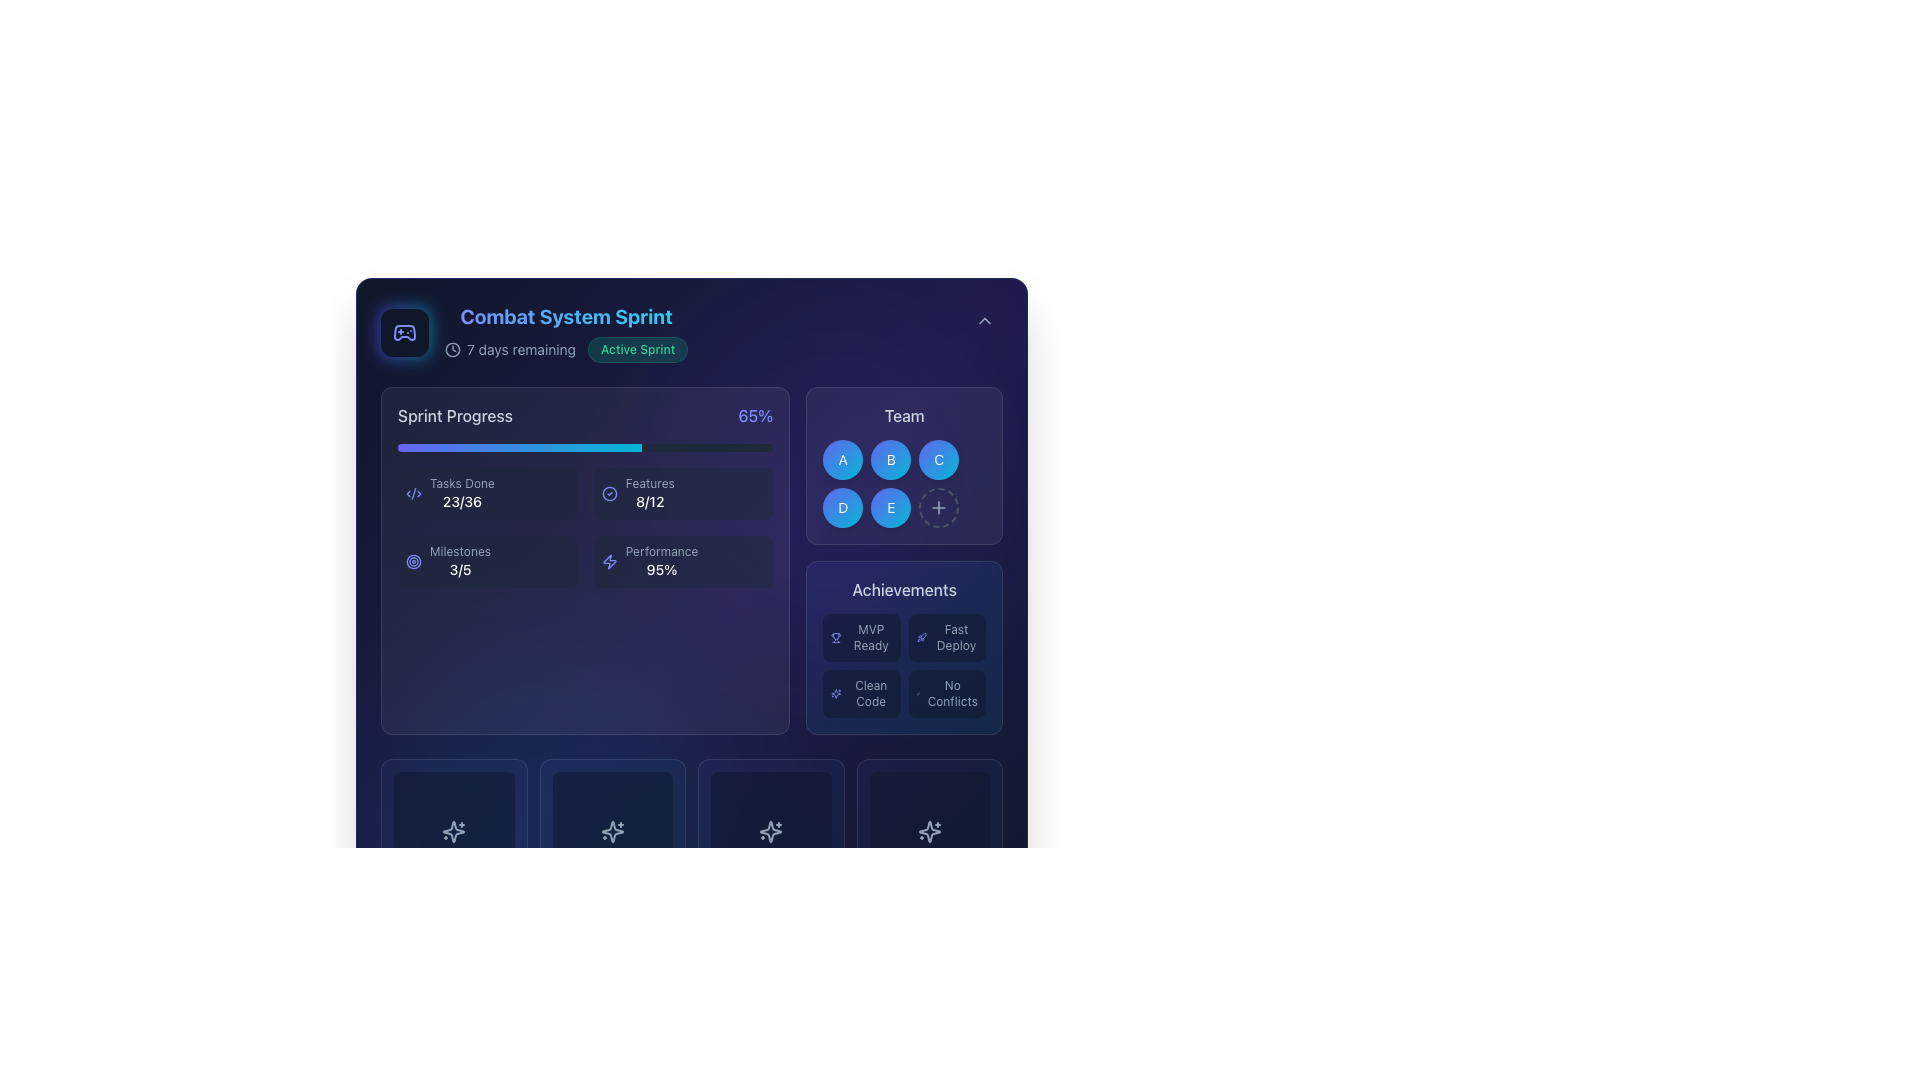 The height and width of the screenshot is (1080, 1920). What do you see at coordinates (770, 832) in the screenshot?
I see `the Button located in the second row and third column of the grid layout, positioned below the 'Achievements' section` at bounding box center [770, 832].